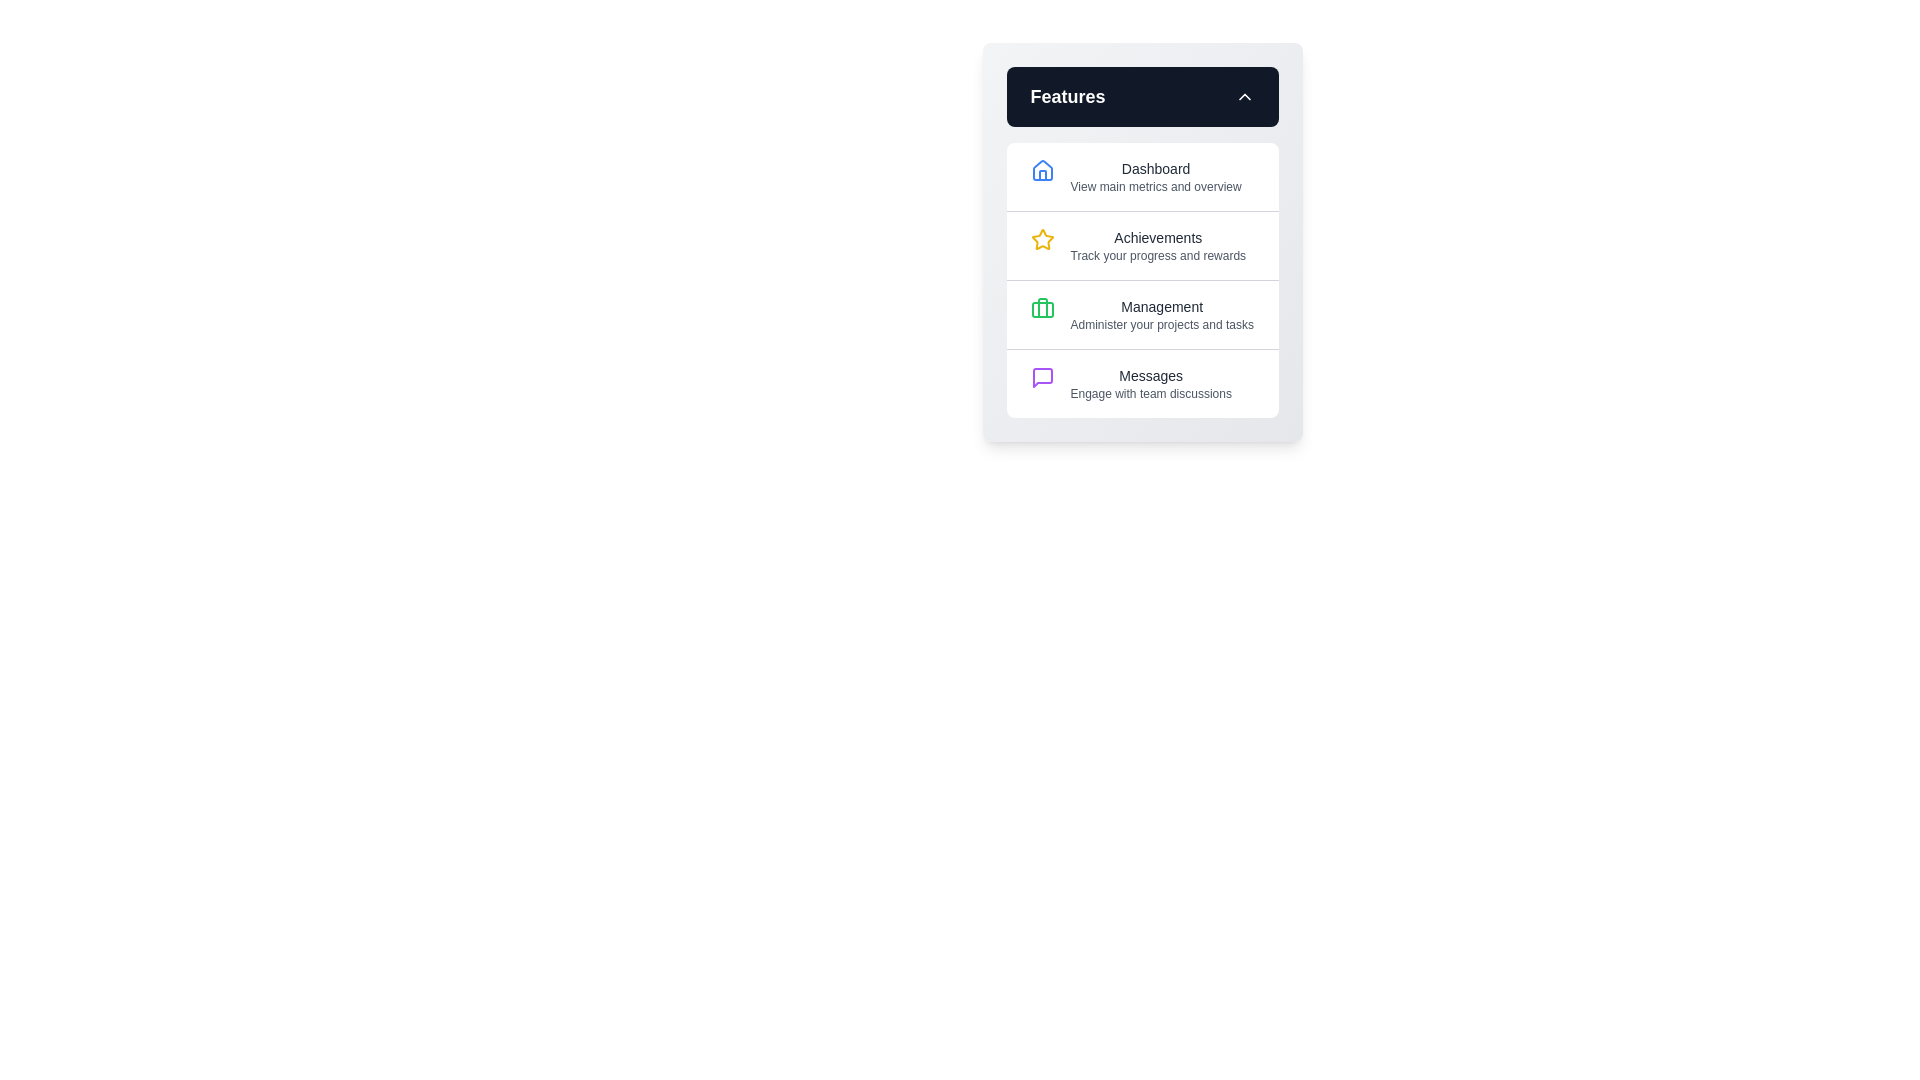 The width and height of the screenshot is (1920, 1080). I want to click on the static text label positioned in the third row of the menu, under 'Achievements' and above 'Messages', which represents management-related functionalities, so click(1162, 307).